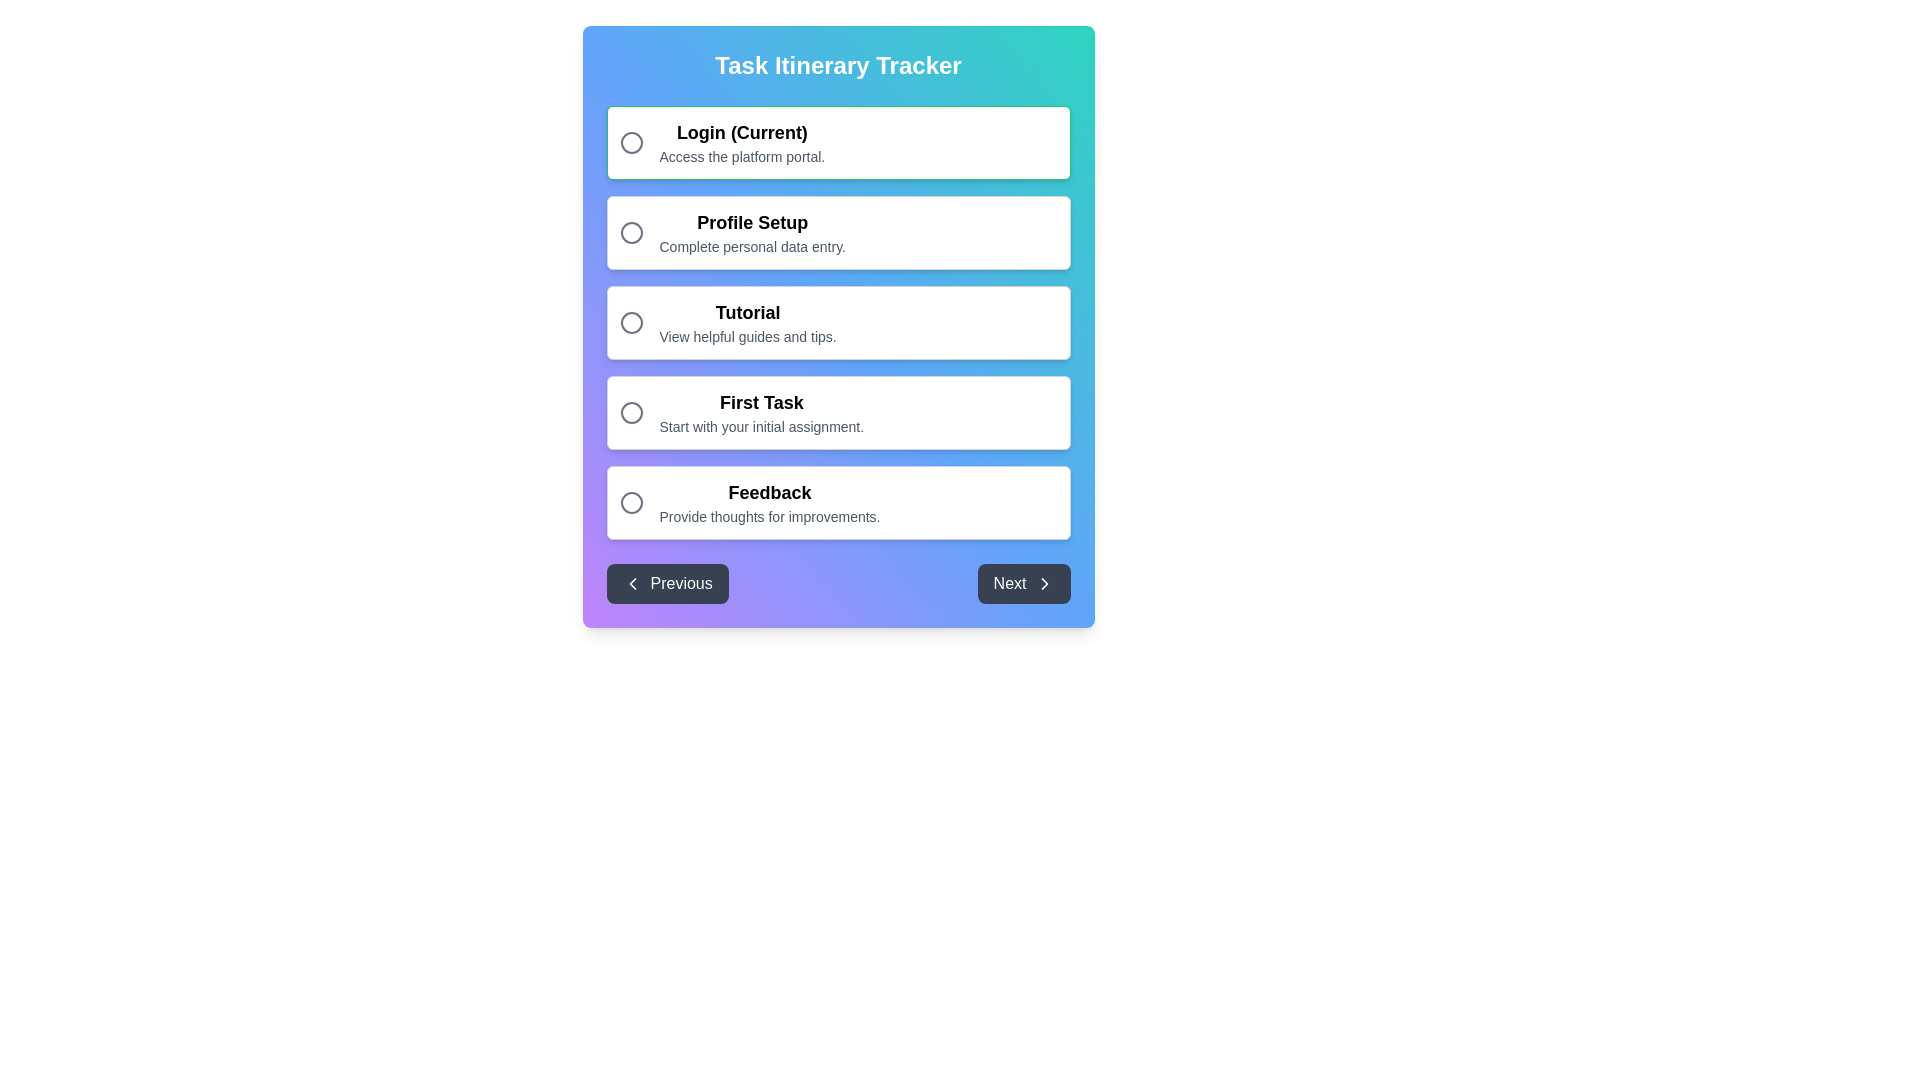 The image size is (1920, 1080). What do you see at coordinates (630, 411) in the screenshot?
I see `the circular indicator (radio button) within the 'First Task' item in the vertical list` at bounding box center [630, 411].